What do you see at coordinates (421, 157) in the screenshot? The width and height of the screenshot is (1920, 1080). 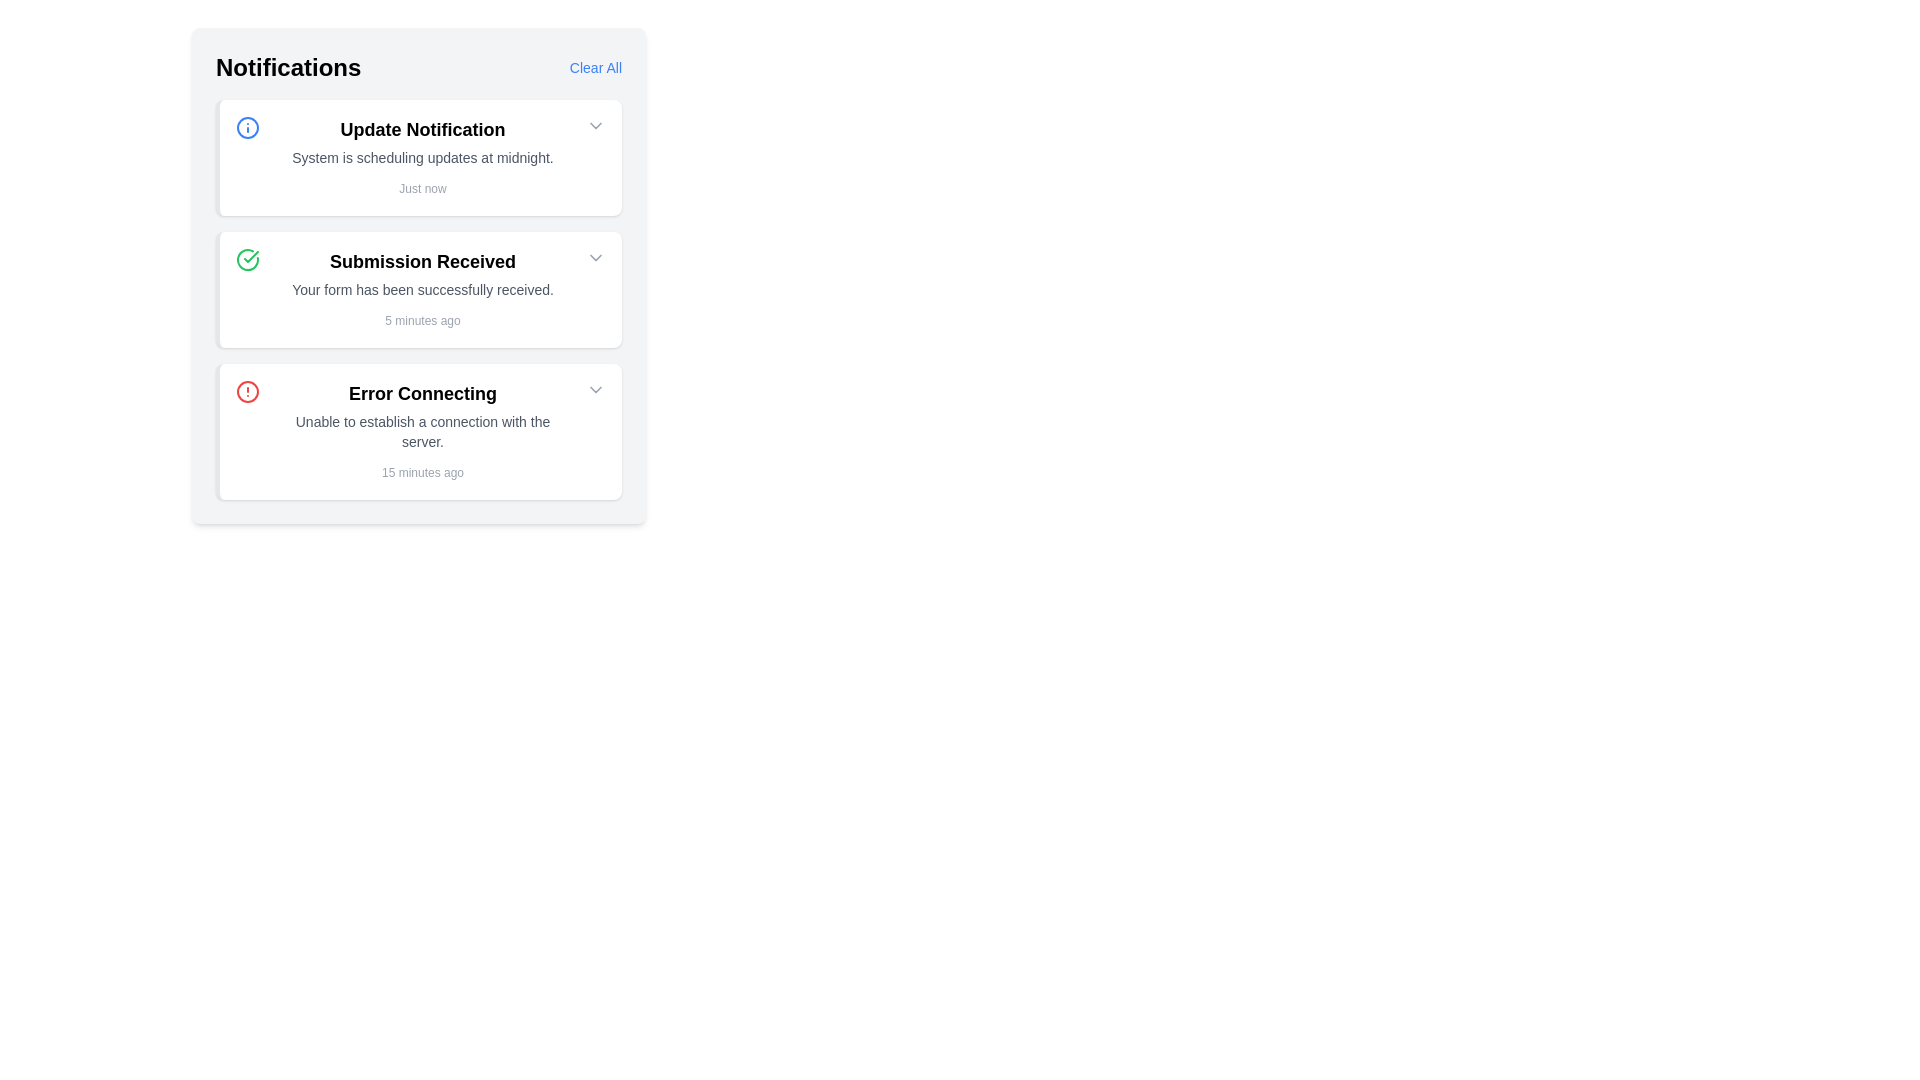 I see `the Notification text block that provides updates about system operations, specifically the first entry in the notification list with the details 'System is scheduling updates at midnight.'` at bounding box center [421, 157].